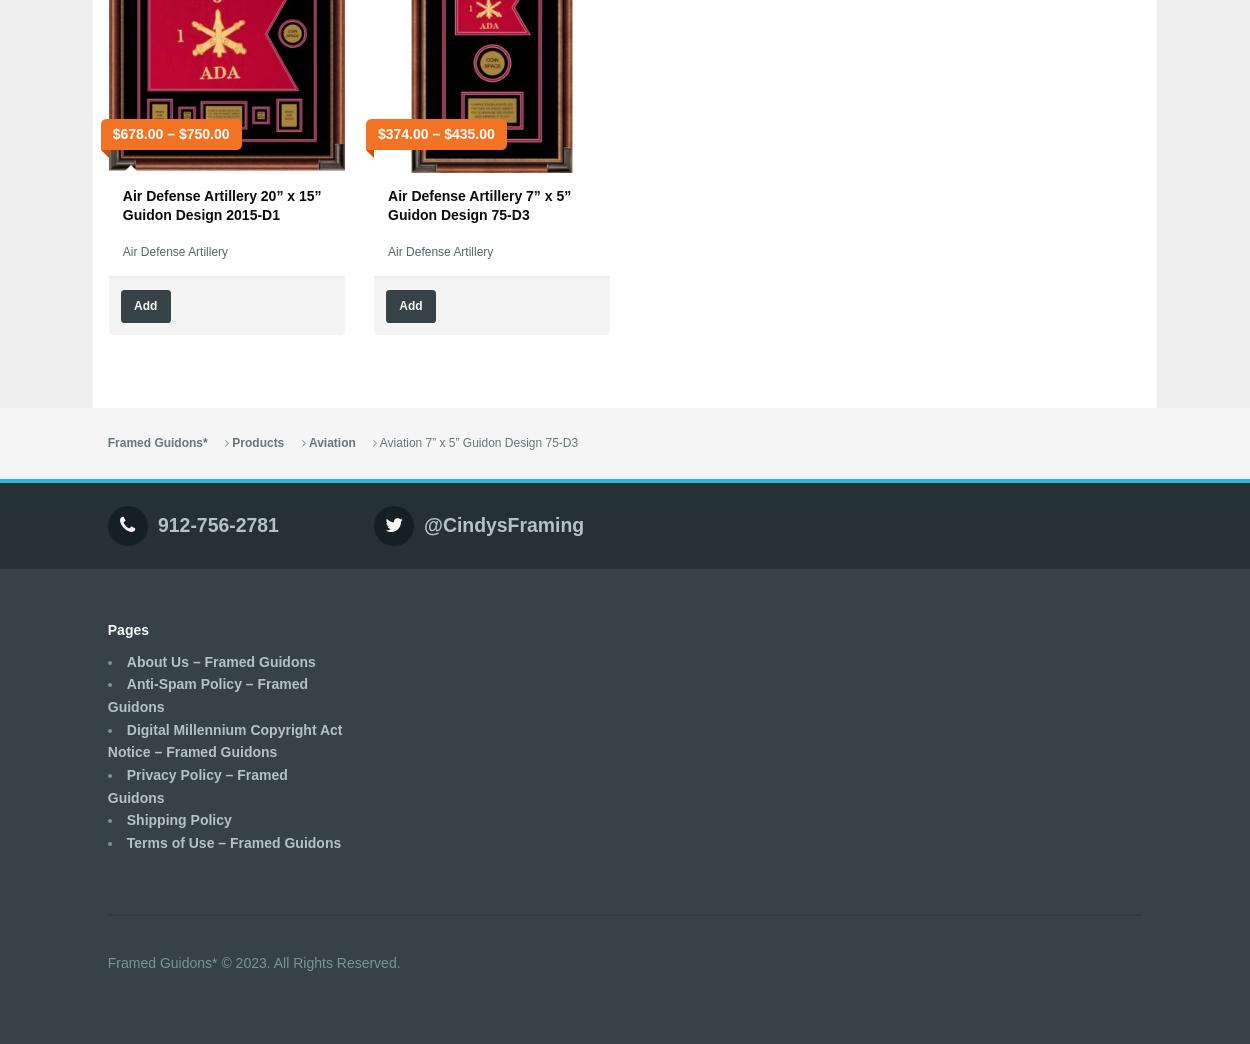 This screenshot has width=1250, height=1044. I want to click on 'Anti-Spam Policy – Framed Guidons', so click(206, 694).